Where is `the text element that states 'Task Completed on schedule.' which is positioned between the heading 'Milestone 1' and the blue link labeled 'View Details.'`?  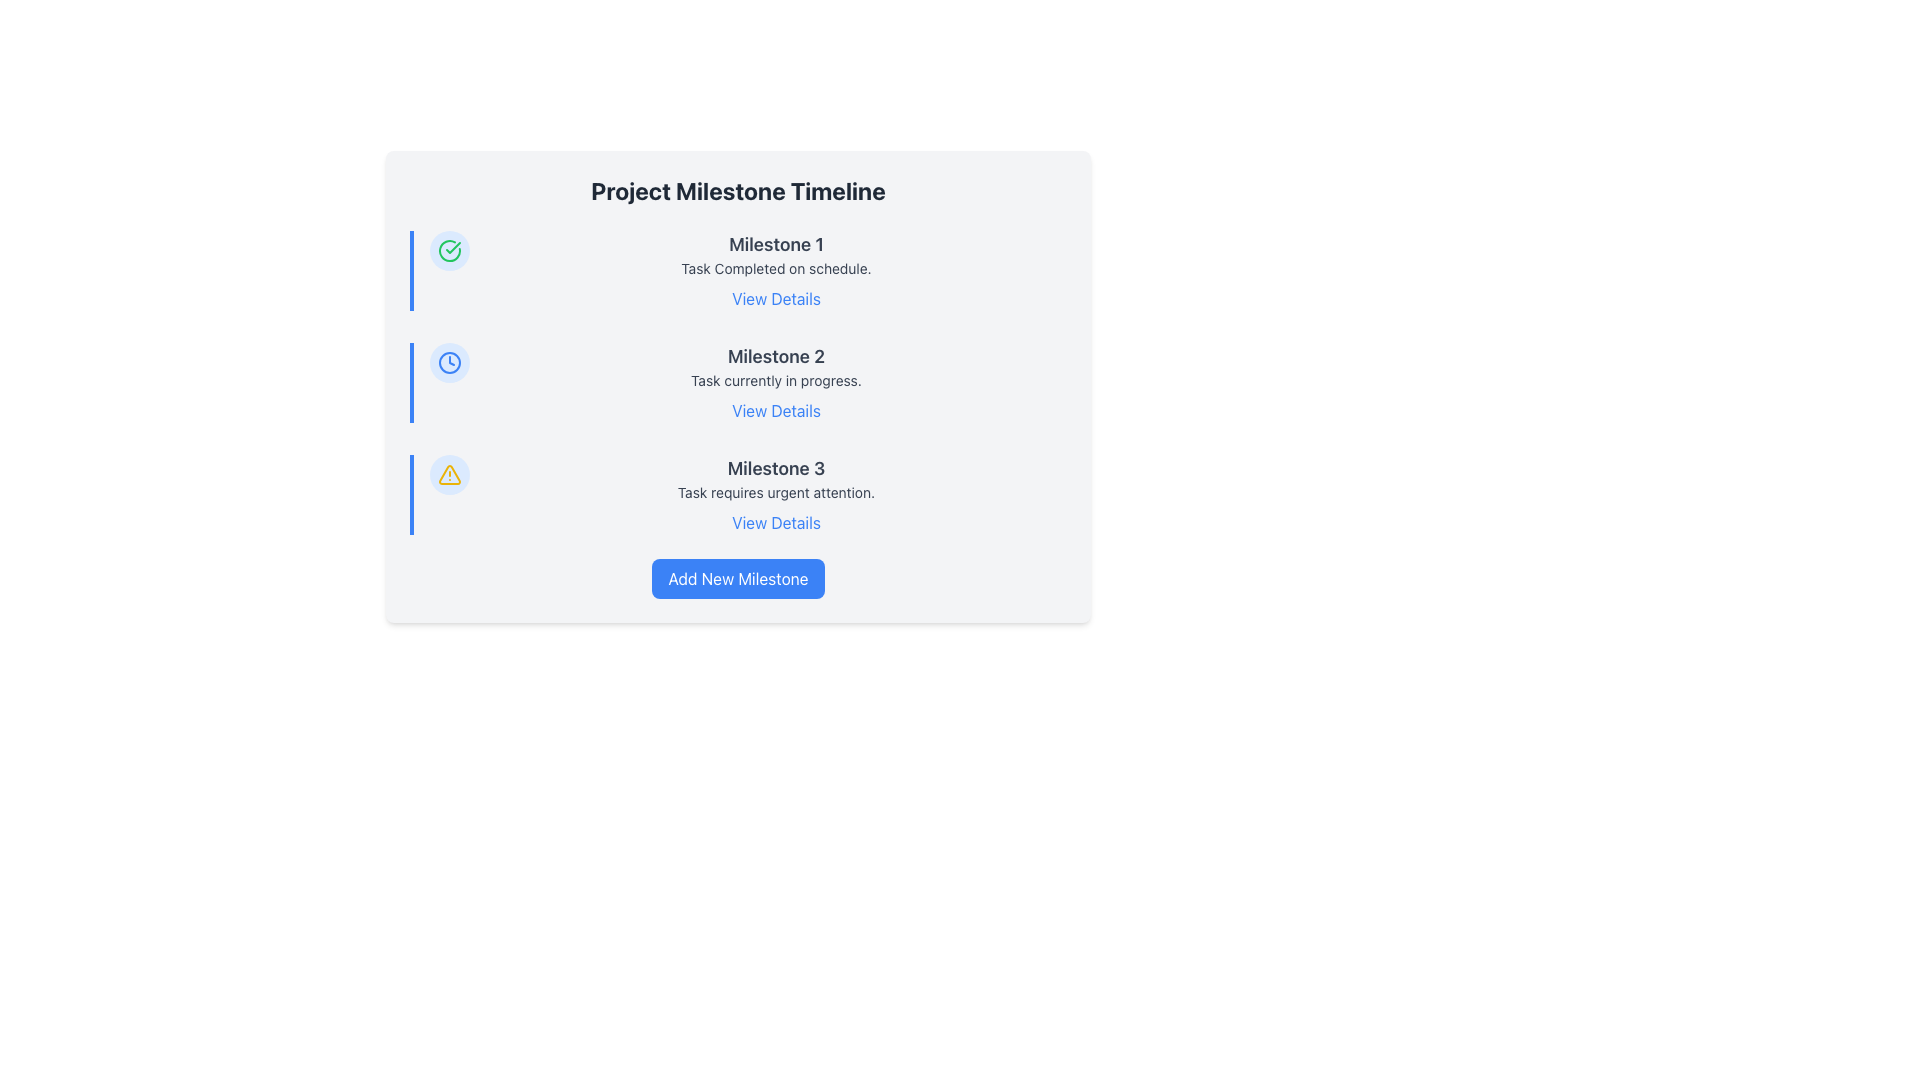
the text element that states 'Task Completed on schedule.' which is positioned between the heading 'Milestone 1' and the blue link labeled 'View Details.' is located at coordinates (775, 268).